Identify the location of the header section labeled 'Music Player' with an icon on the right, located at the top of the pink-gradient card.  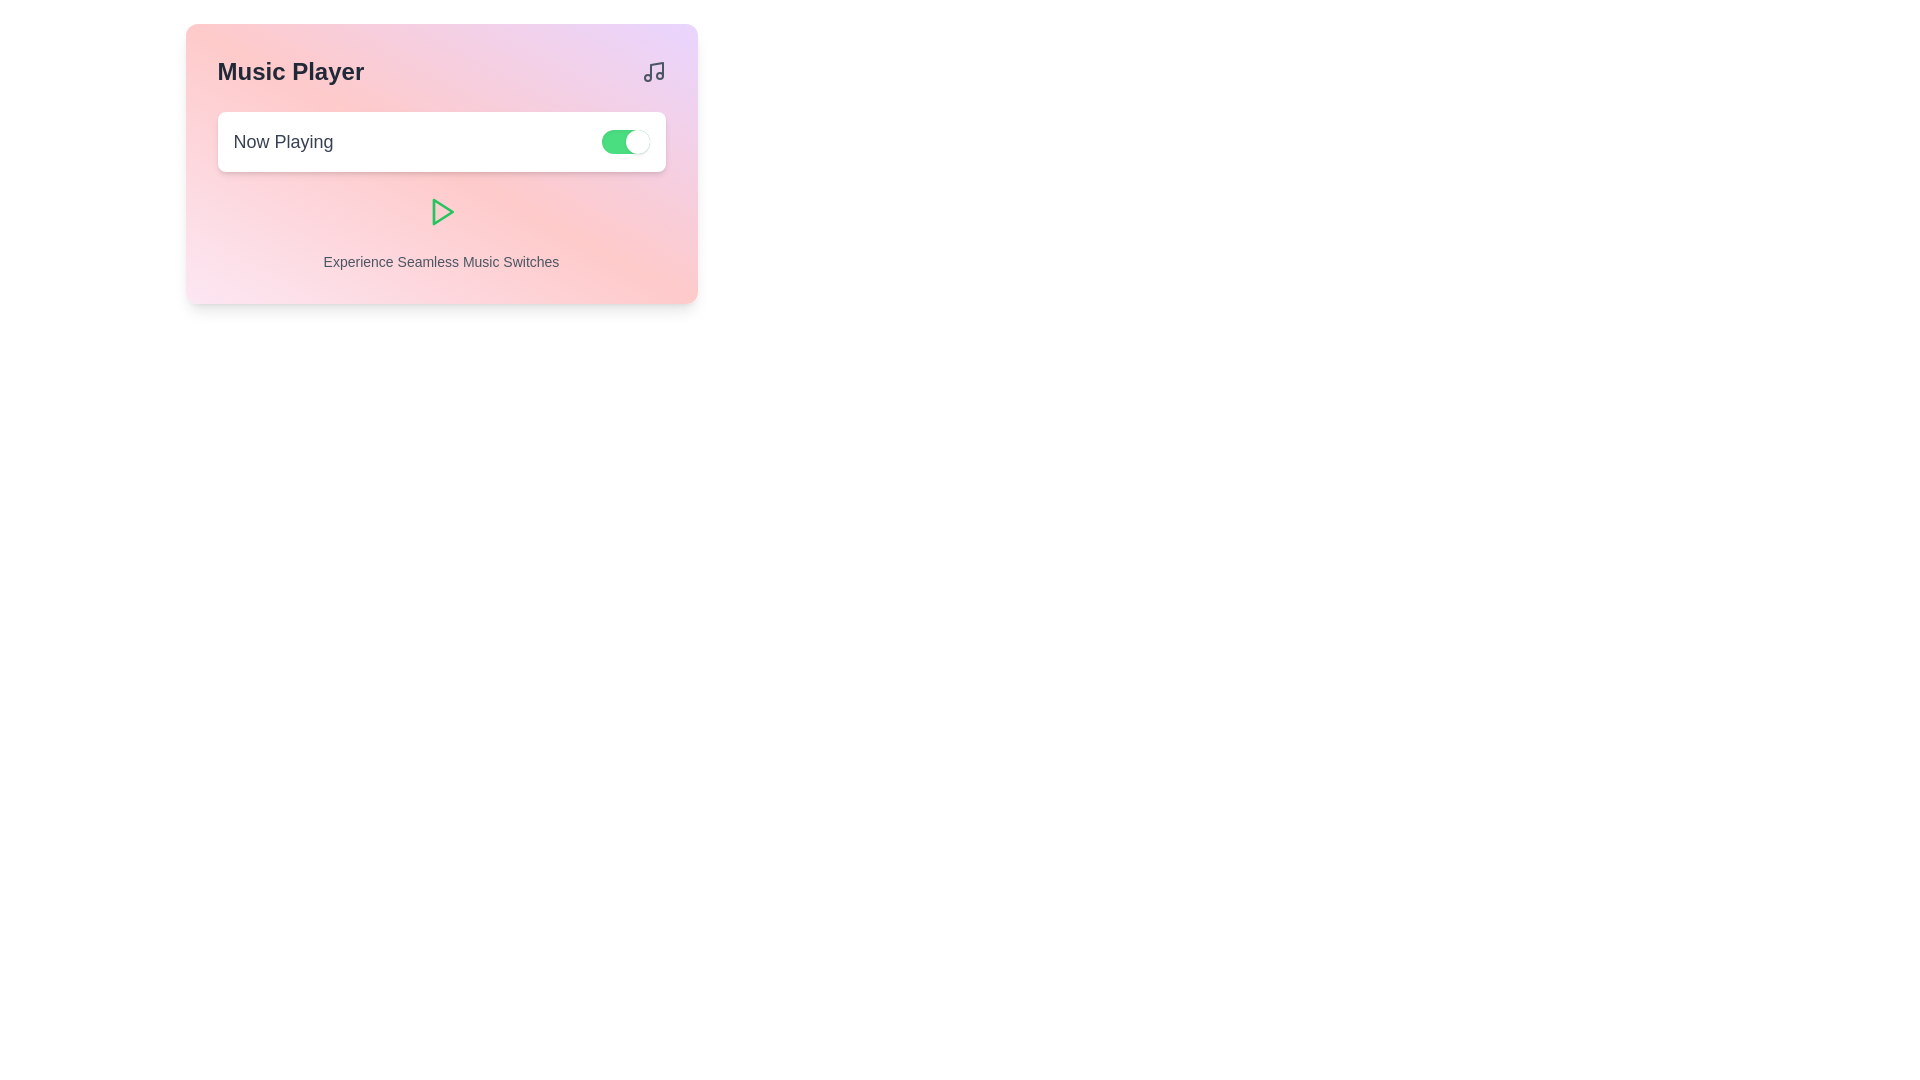
(440, 71).